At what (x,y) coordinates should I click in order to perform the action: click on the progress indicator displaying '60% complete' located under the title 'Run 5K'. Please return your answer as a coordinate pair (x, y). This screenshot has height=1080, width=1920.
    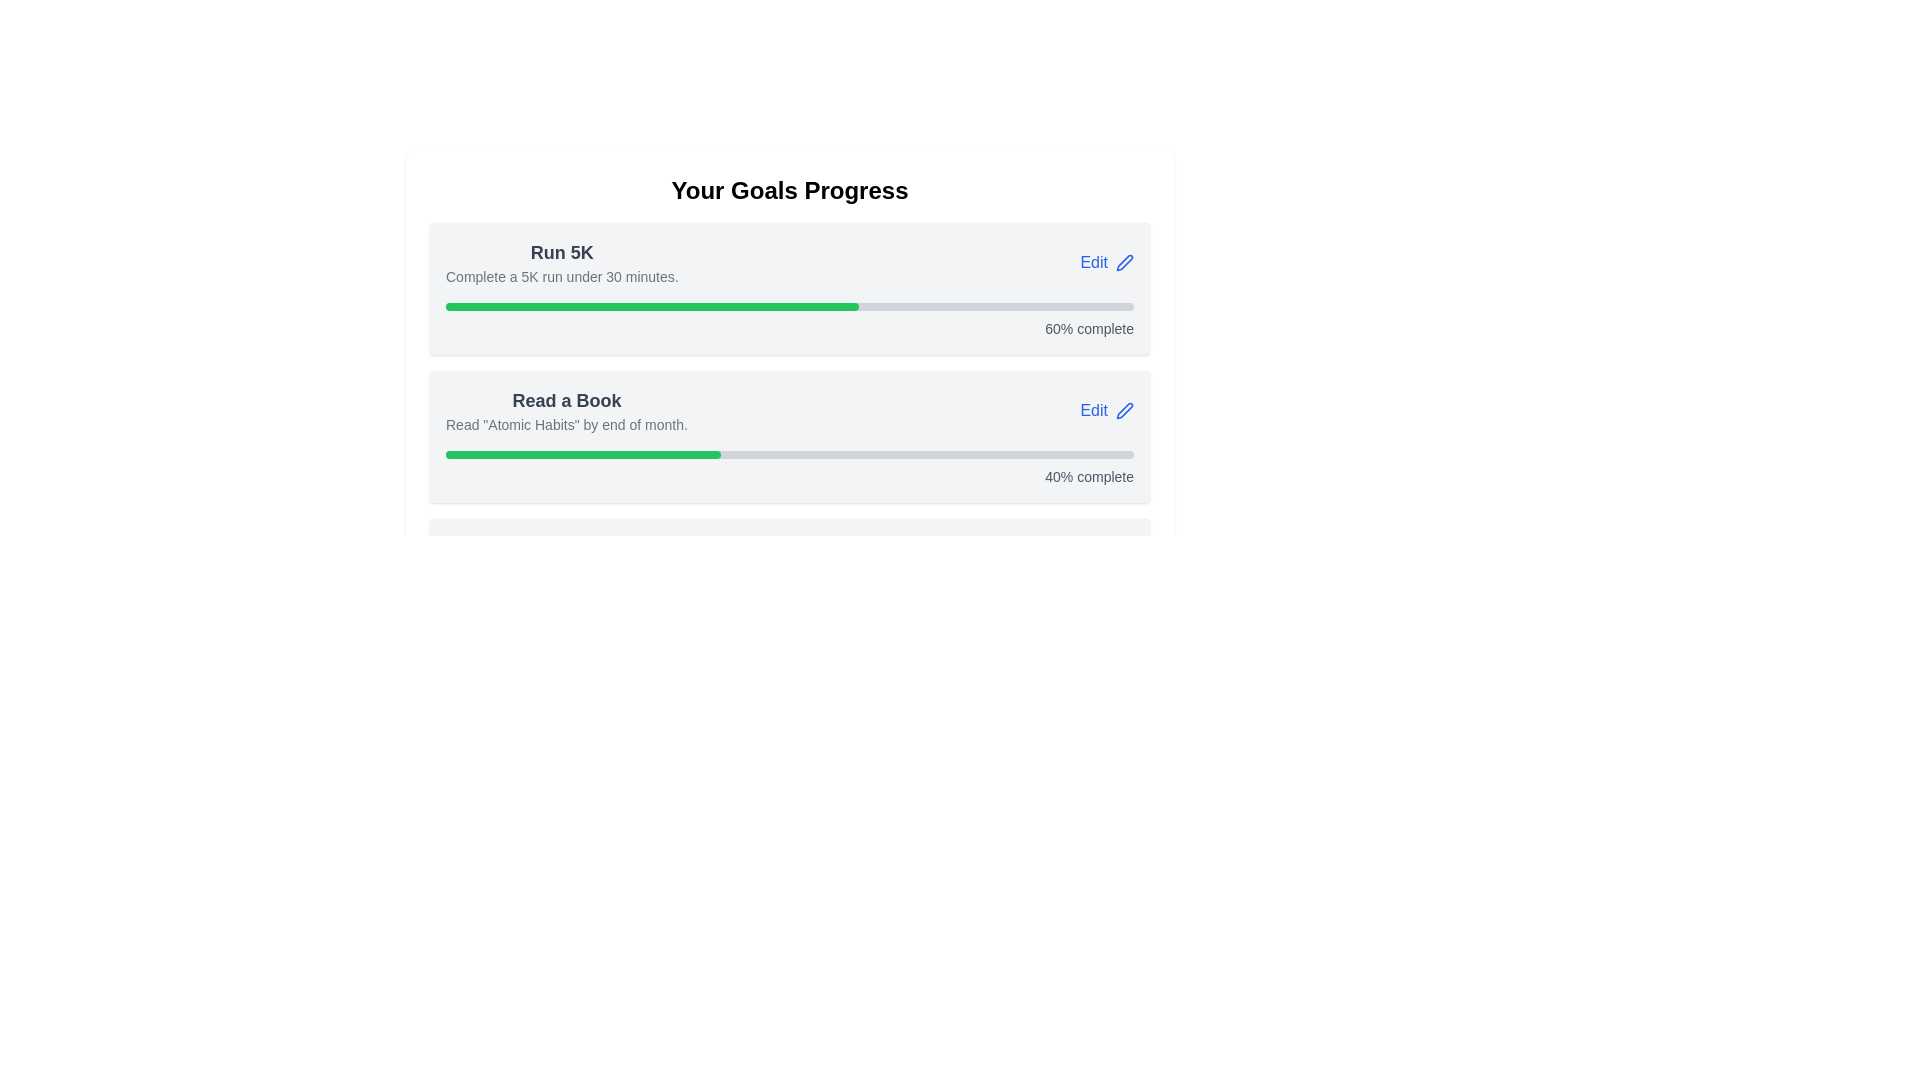
    Looking at the image, I should click on (789, 319).